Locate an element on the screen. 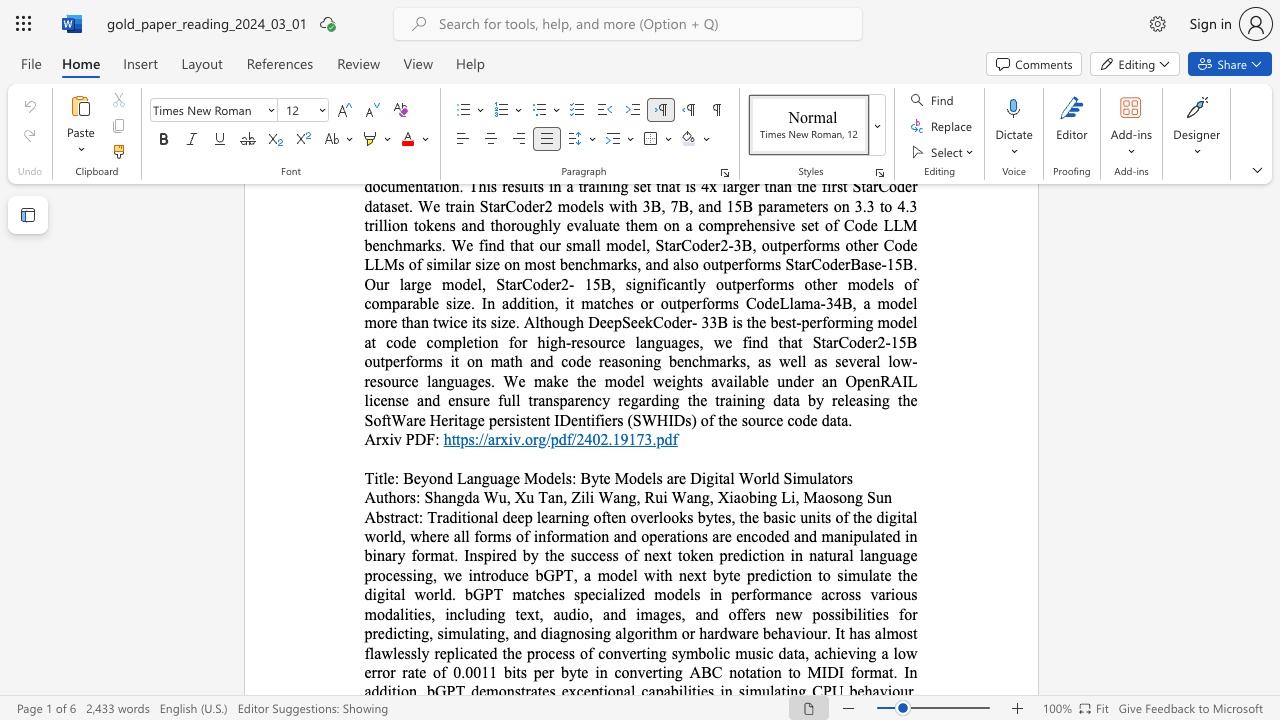 This screenshot has width=1280, height=720. the subset text "ext token predicti" within the text "Traditional deep learning often overlooks bytes, the basic units of the digital world, where all forms of information and operations are encoded and manipulated in binary format. Inspired by the success of next token prediction in natural language processing, we introduce bGPT, a model with next byte prediction to simulate the digital world. bGPT matches specialized models in performance across various modalities, including text, audio, and images, and offers new possibilities for predicting, simulating, and diagnosing algorithm or hardware behaviour. It has almost flawlessly" is located at coordinates (652, 555).